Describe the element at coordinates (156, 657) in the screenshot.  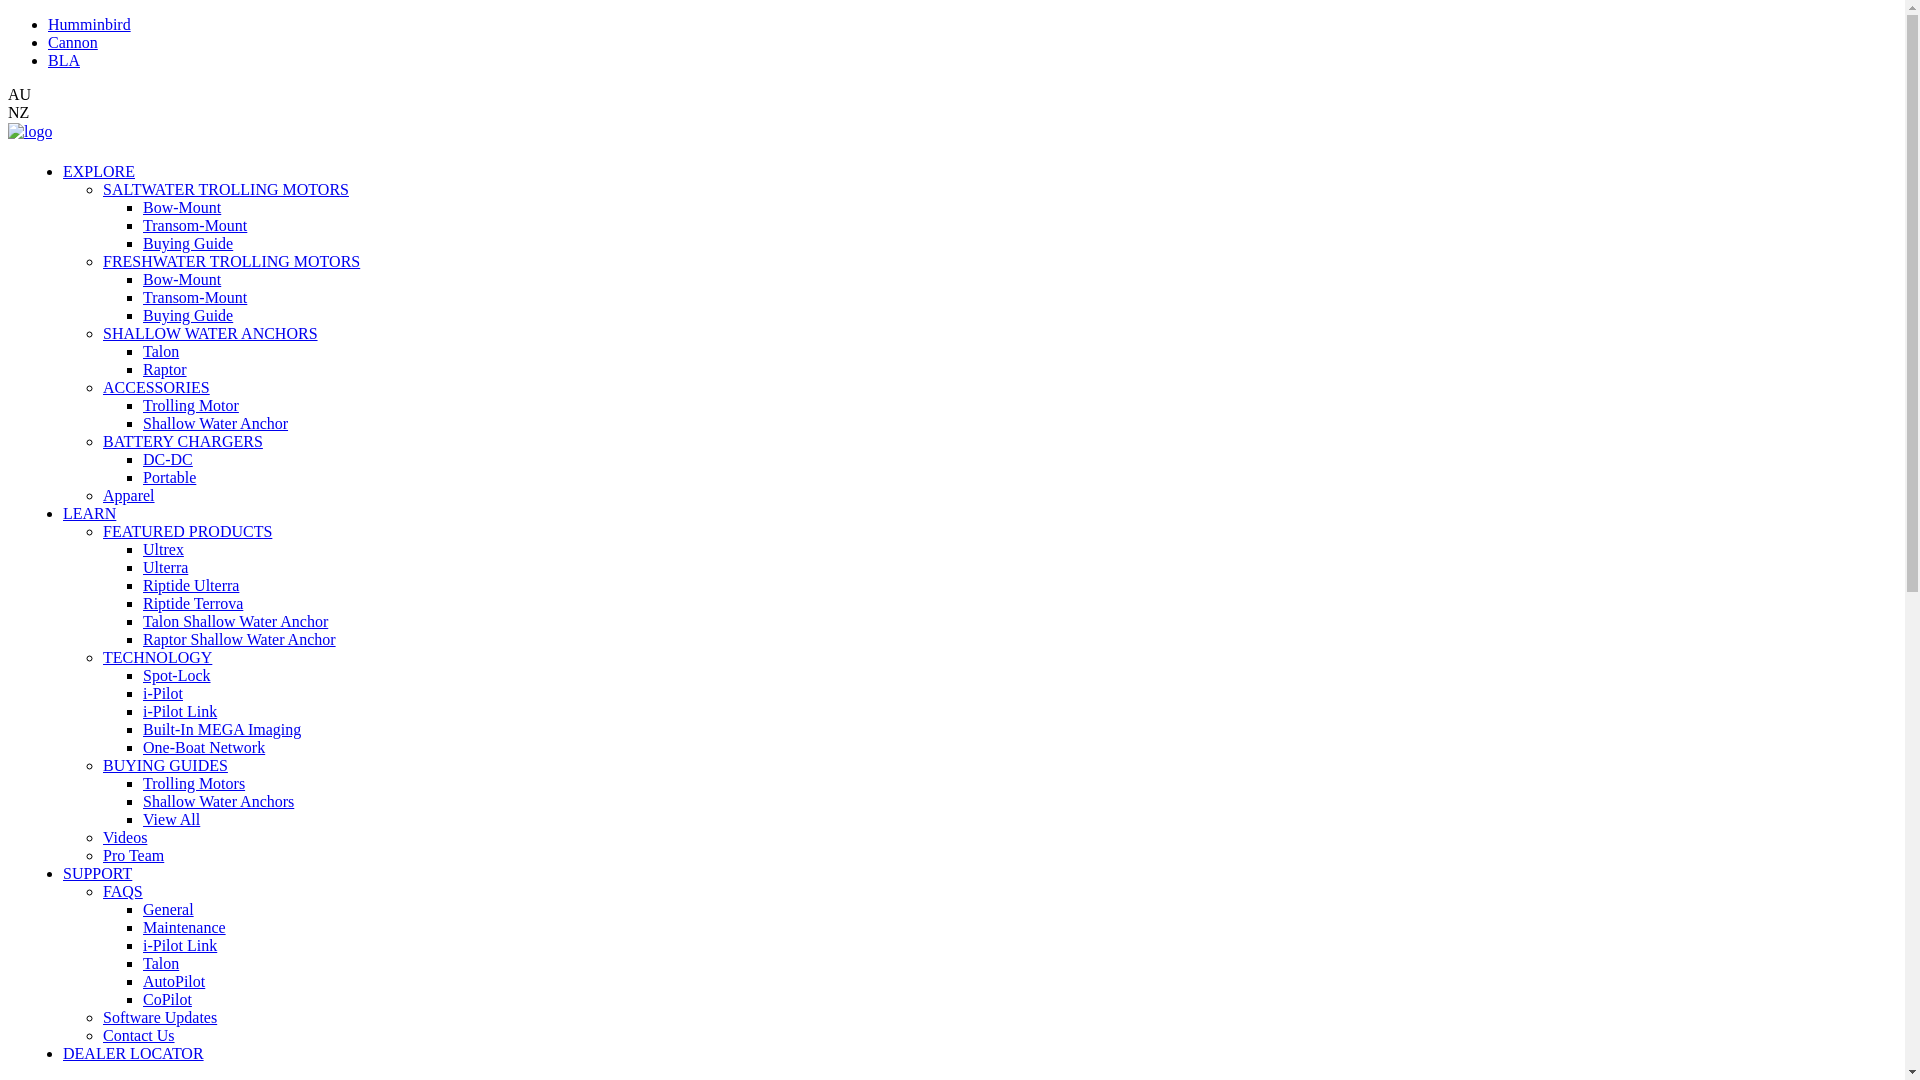
I see `'TECHNOLOGY'` at that location.